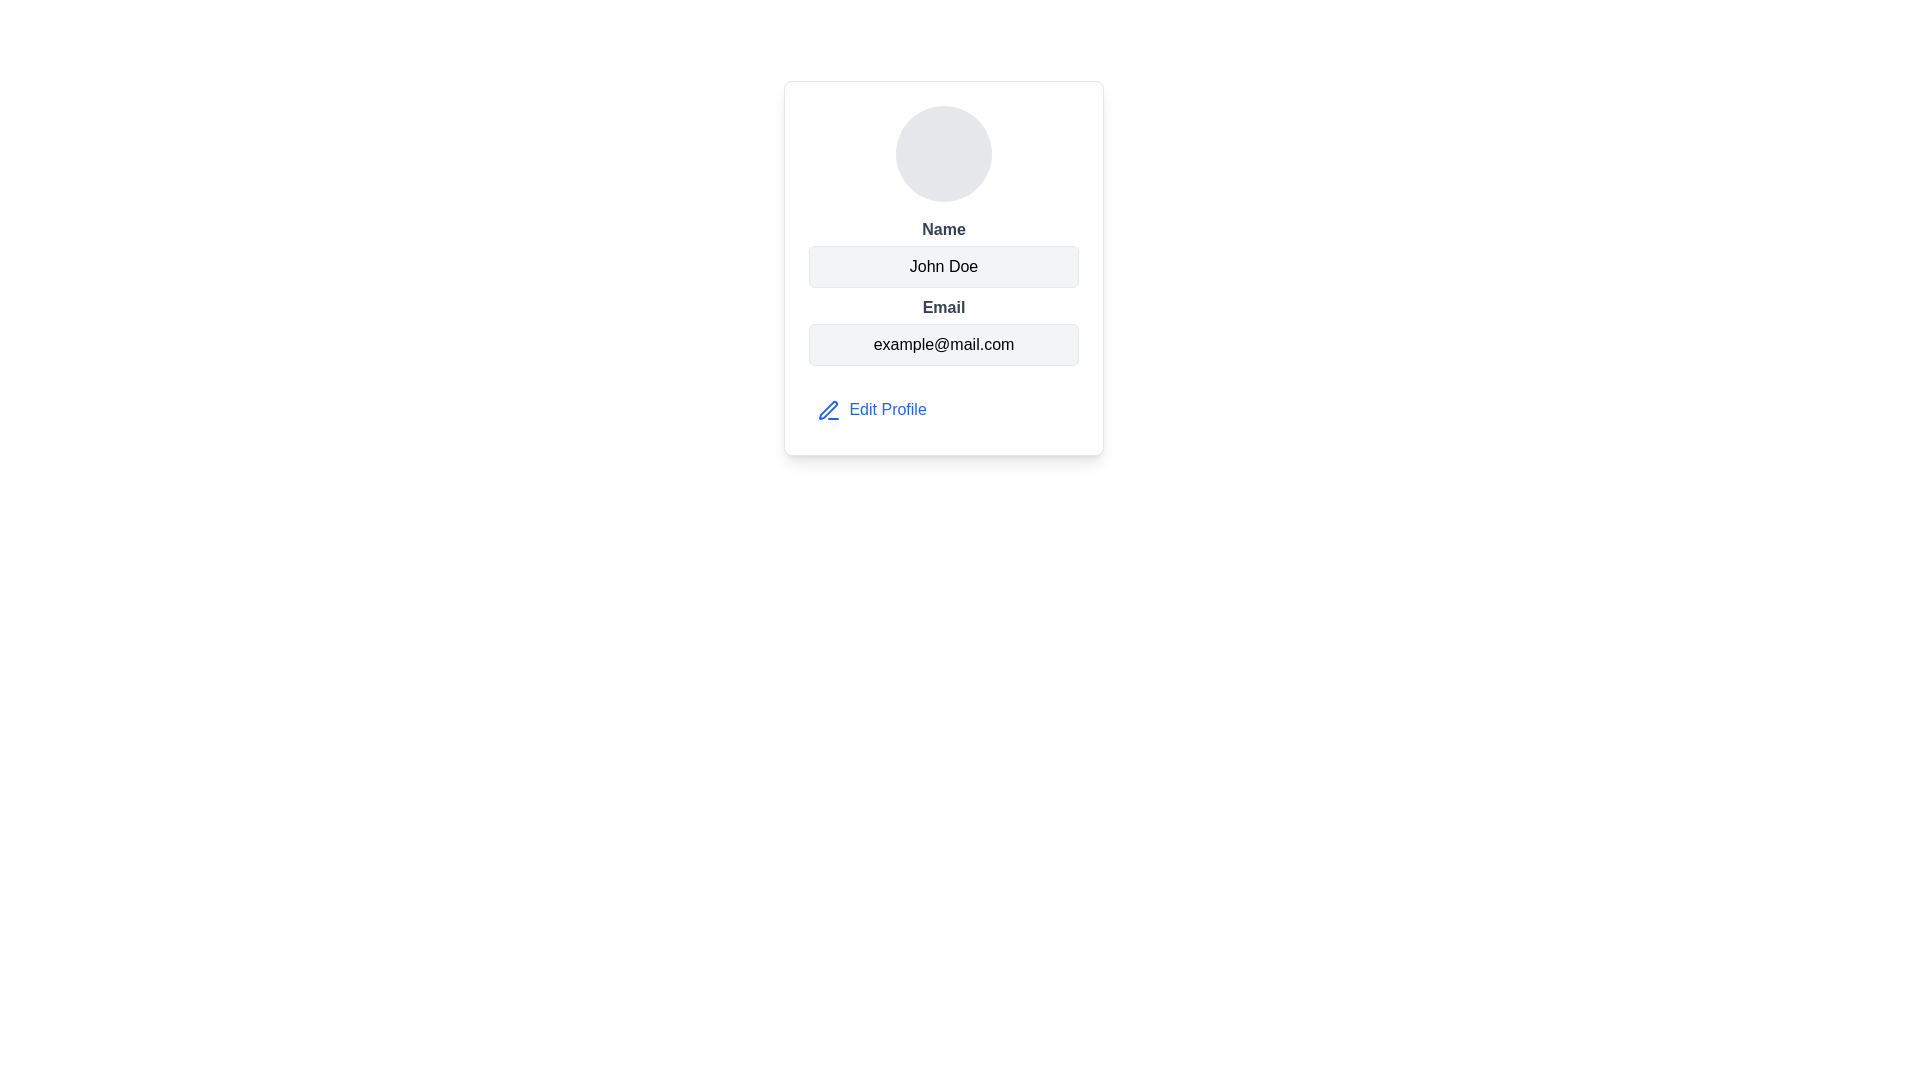  Describe the element at coordinates (943, 266) in the screenshot. I see `text content displayed in the Text Display Box that shows the user's name 'John Doe', which is located below the label 'Name' on the white card interface` at that location.